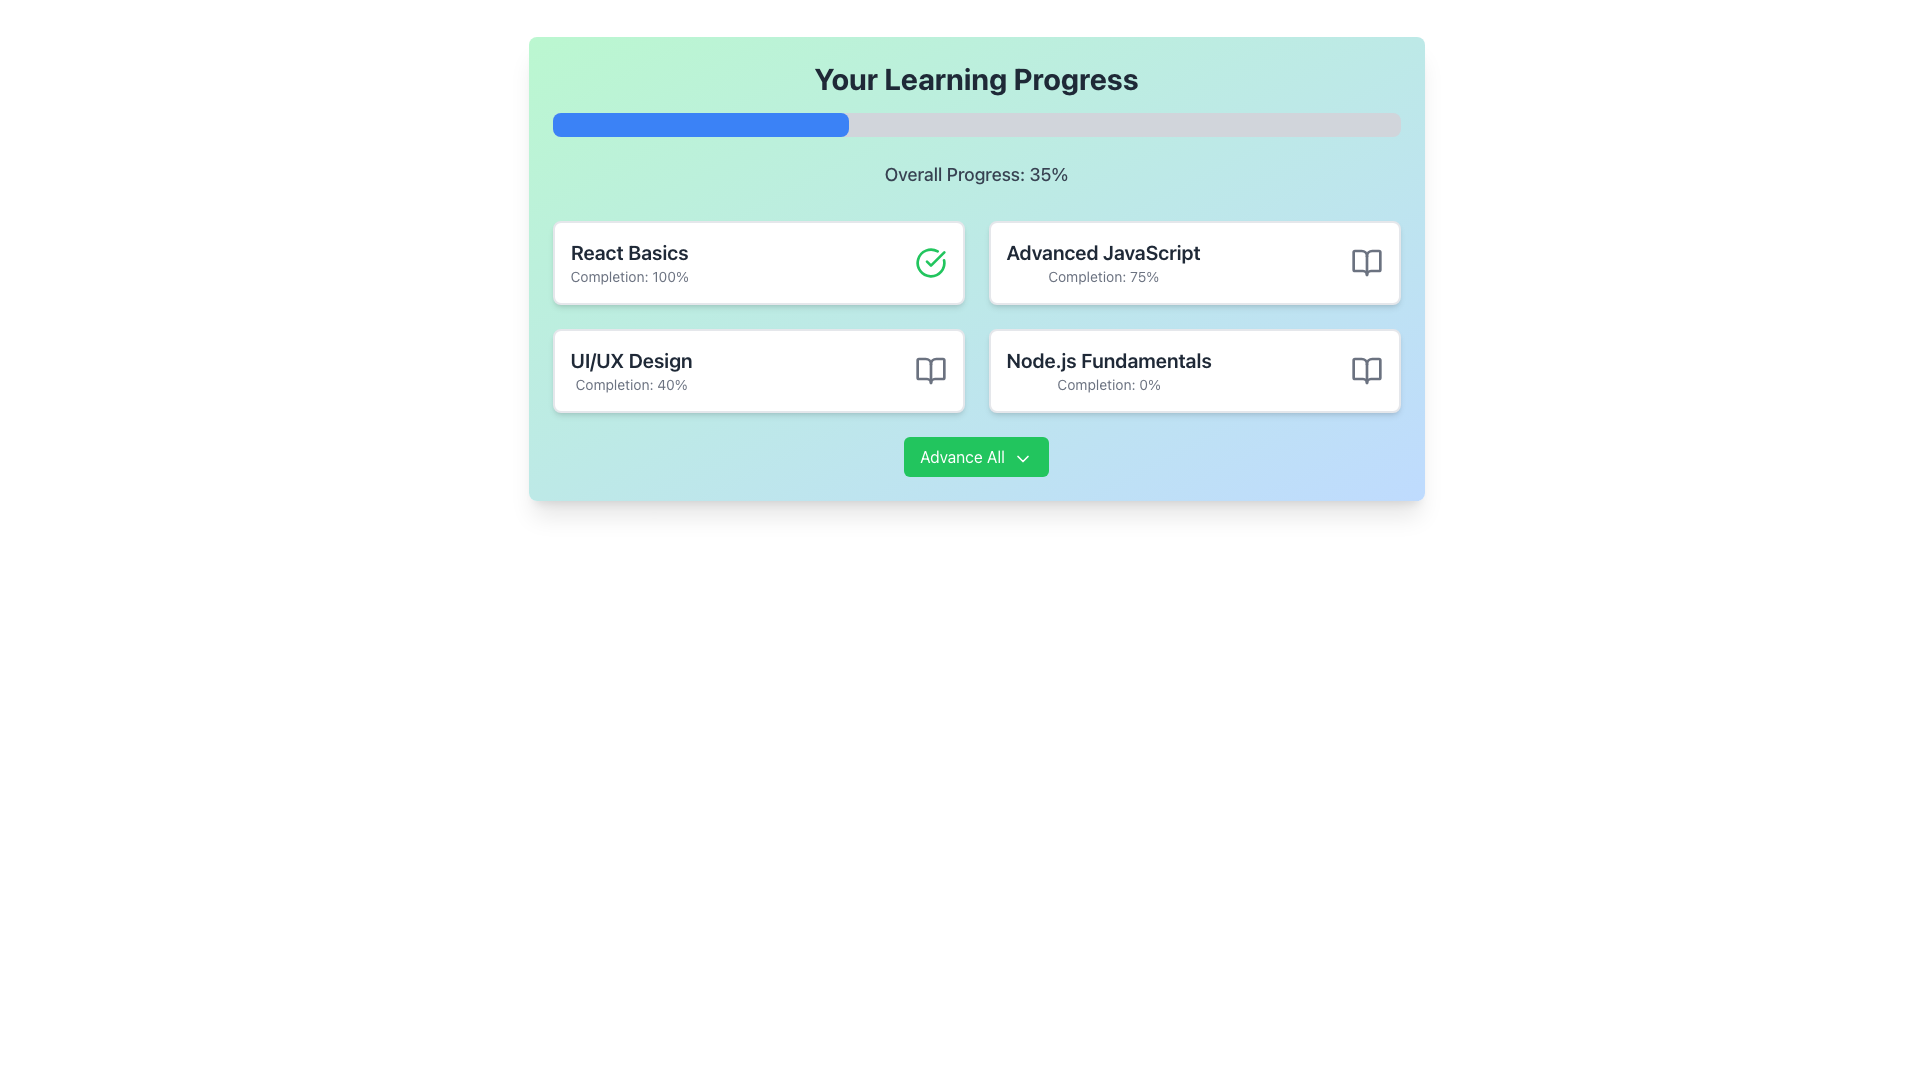 The width and height of the screenshot is (1920, 1080). Describe the element at coordinates (874, 124) in the screenshot. I see `progress` at that location.